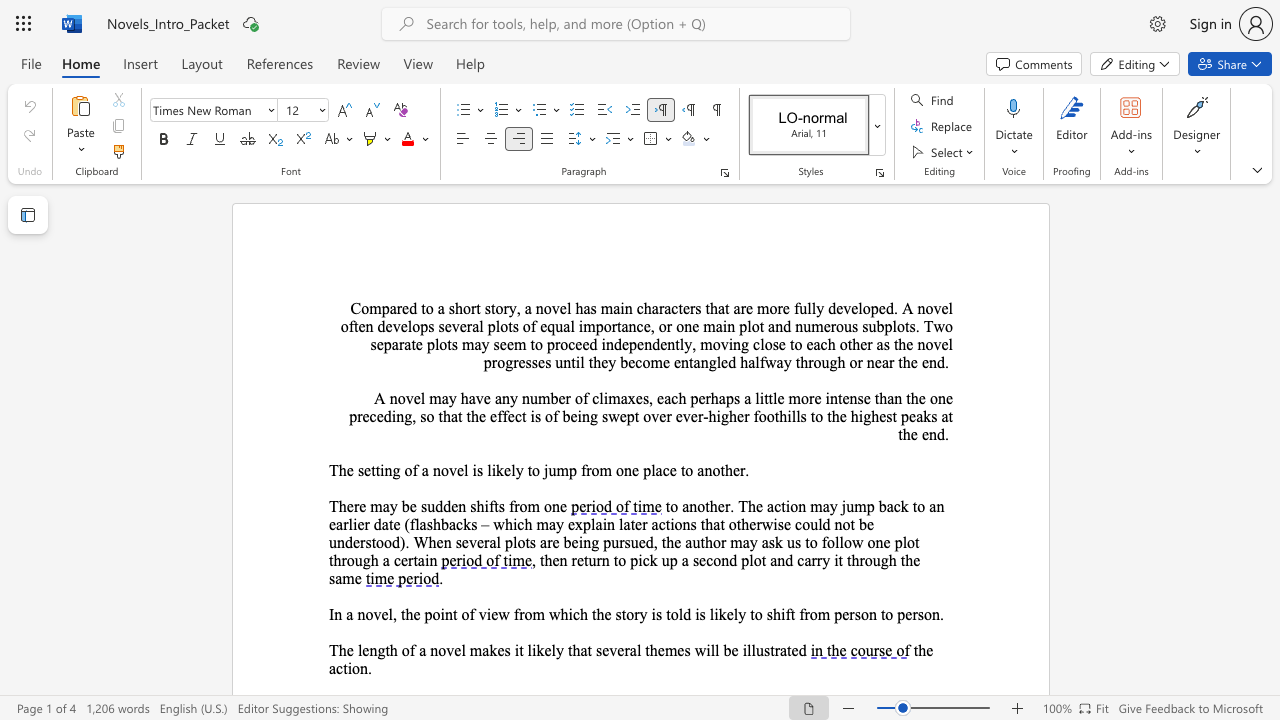 The image size is (1280, 720). What do you see at coordinates (521, 398) in the screenshot?
I see `the subset text "number of climaxes," within the text "A novel may have any number of climaxes, each"` at bounding box center [521, 398].